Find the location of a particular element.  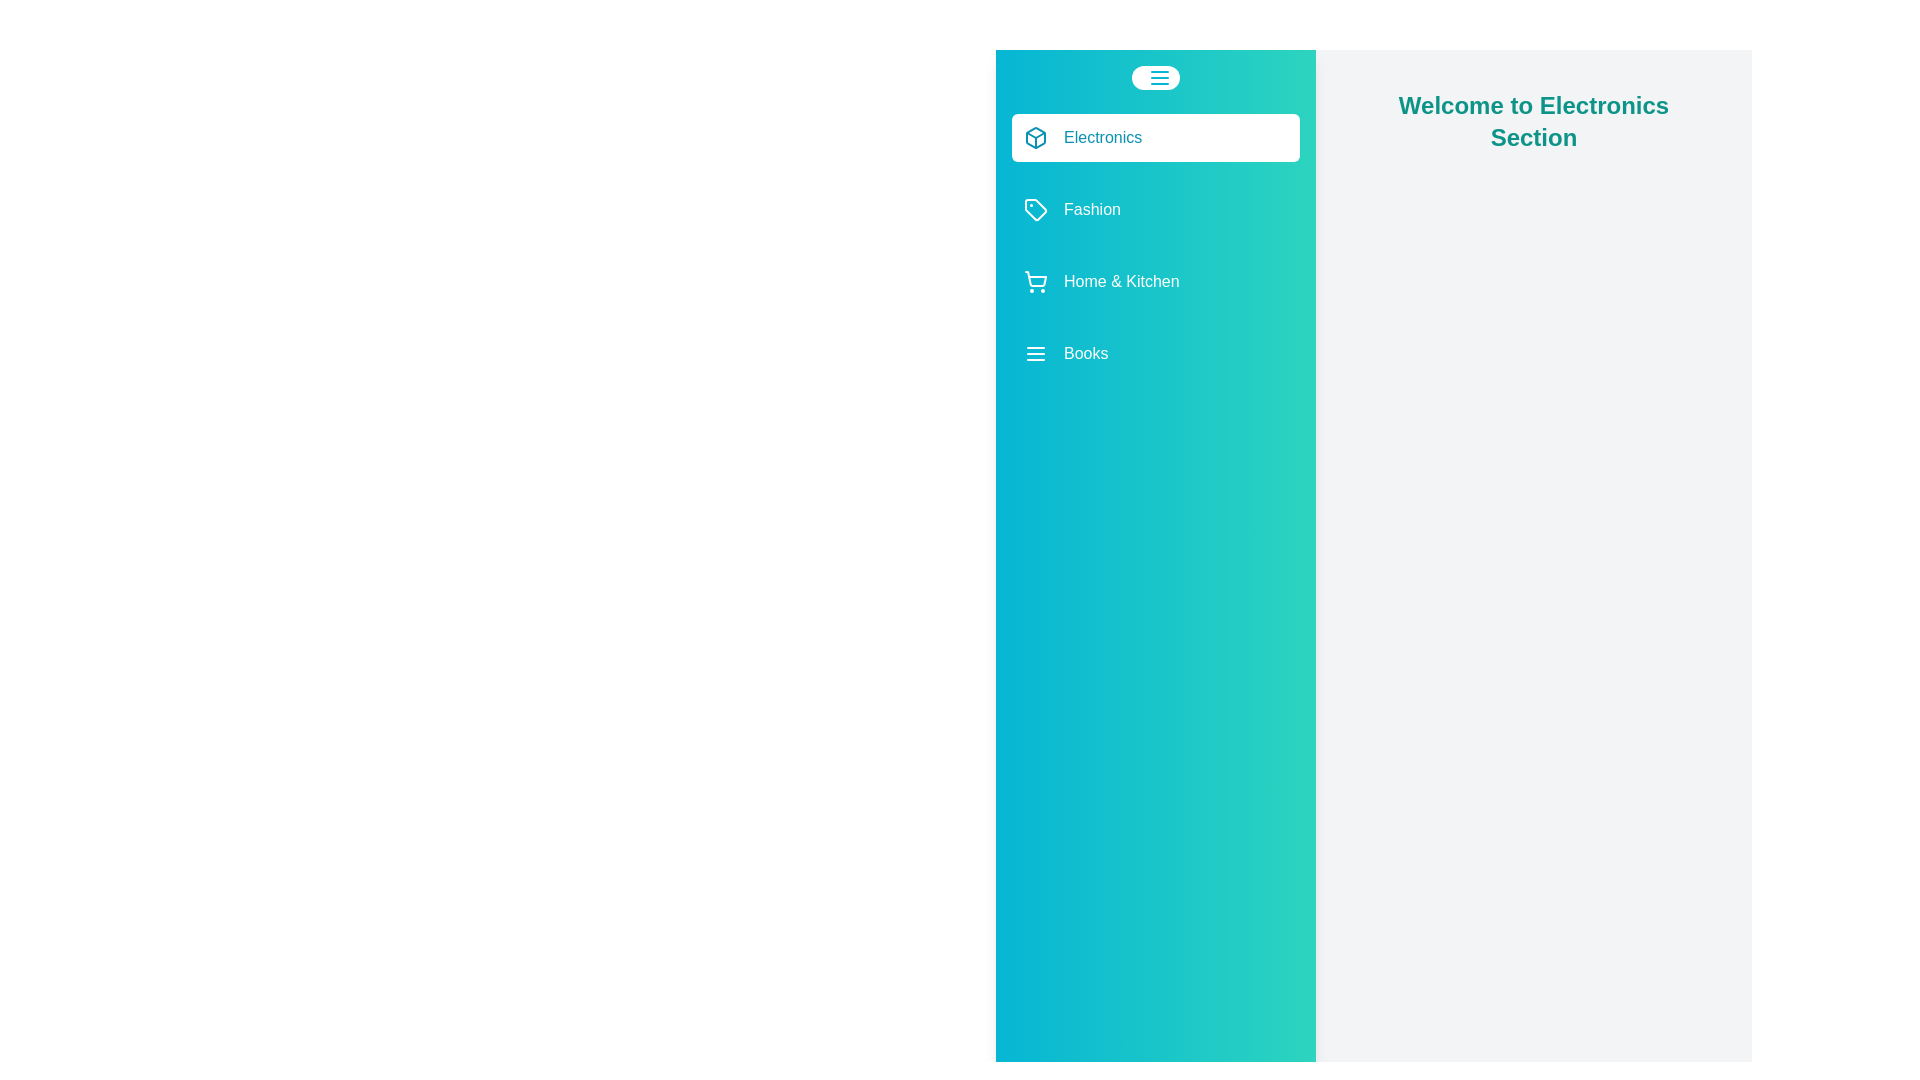

the top-left button to toggle the drawer is located at coordinates (1156, 76).